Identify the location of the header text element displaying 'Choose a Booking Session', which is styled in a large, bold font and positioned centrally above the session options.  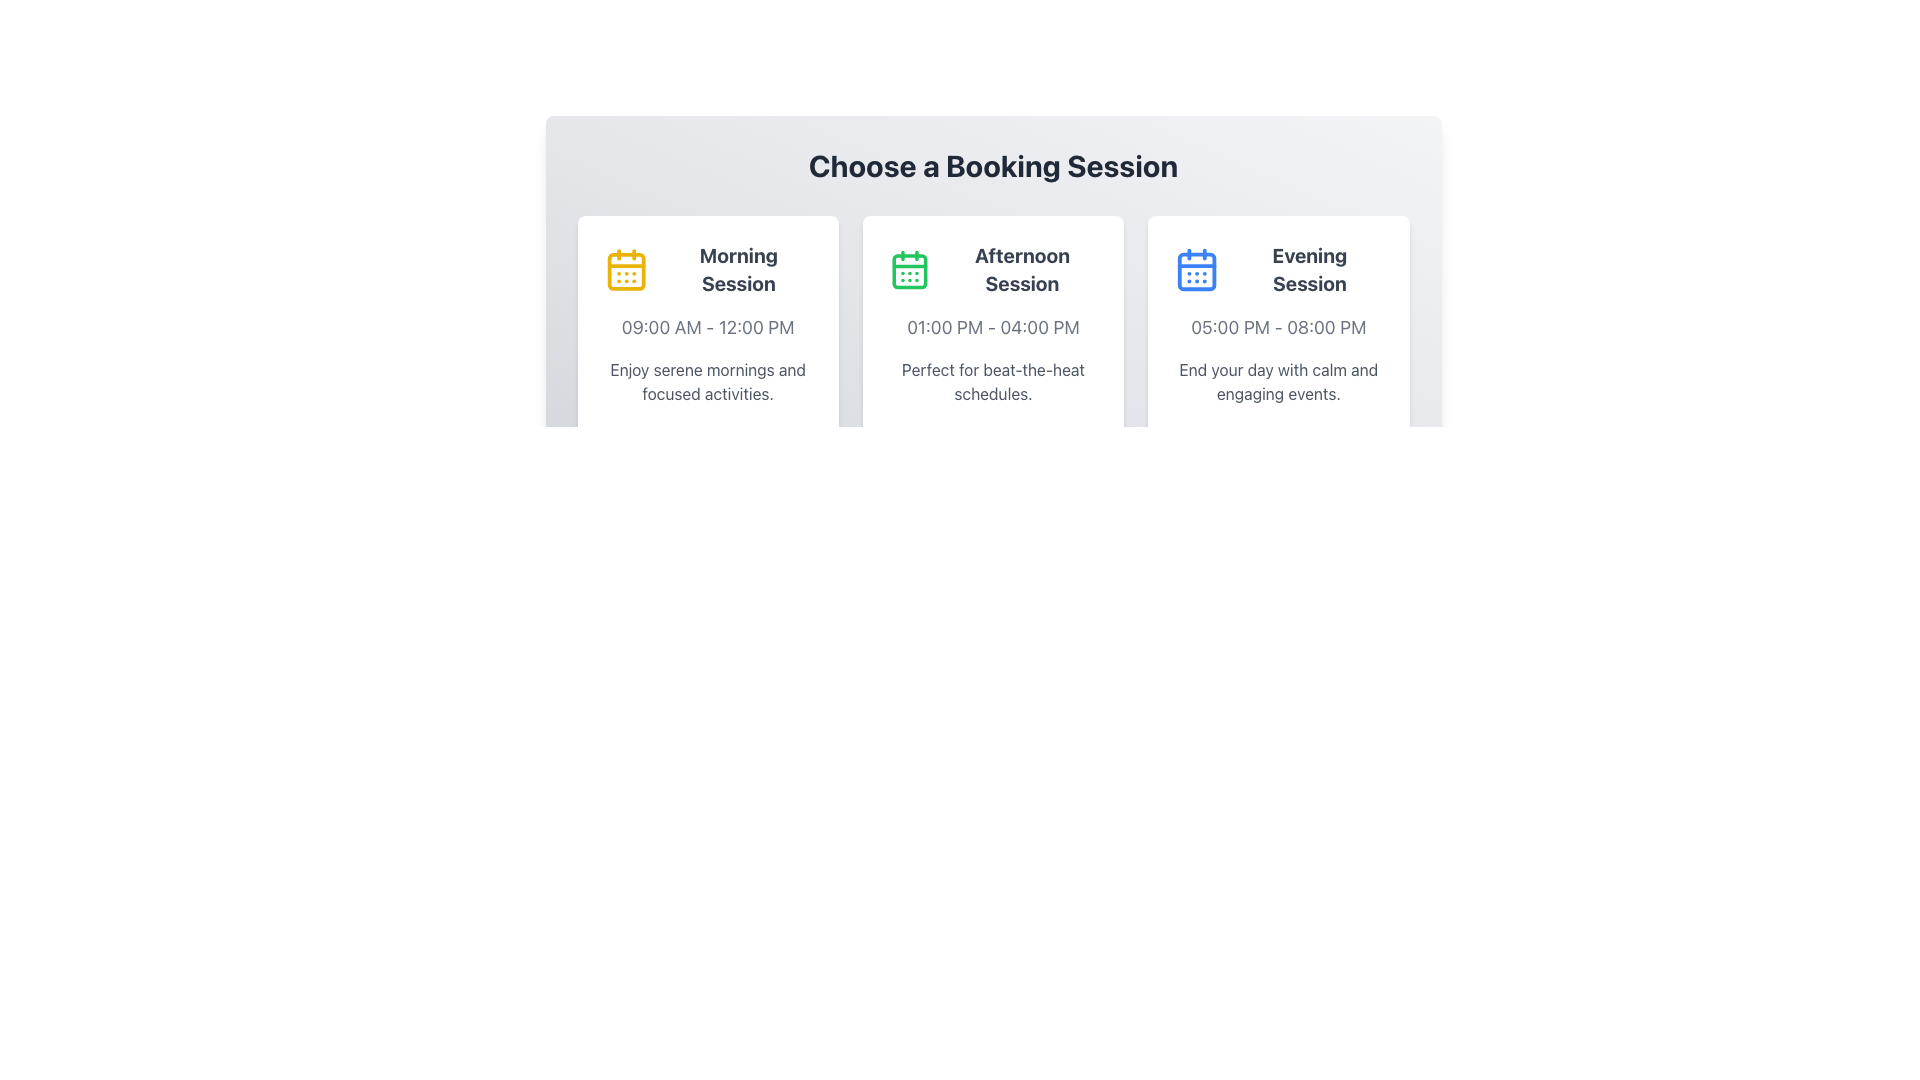
(993, 164).